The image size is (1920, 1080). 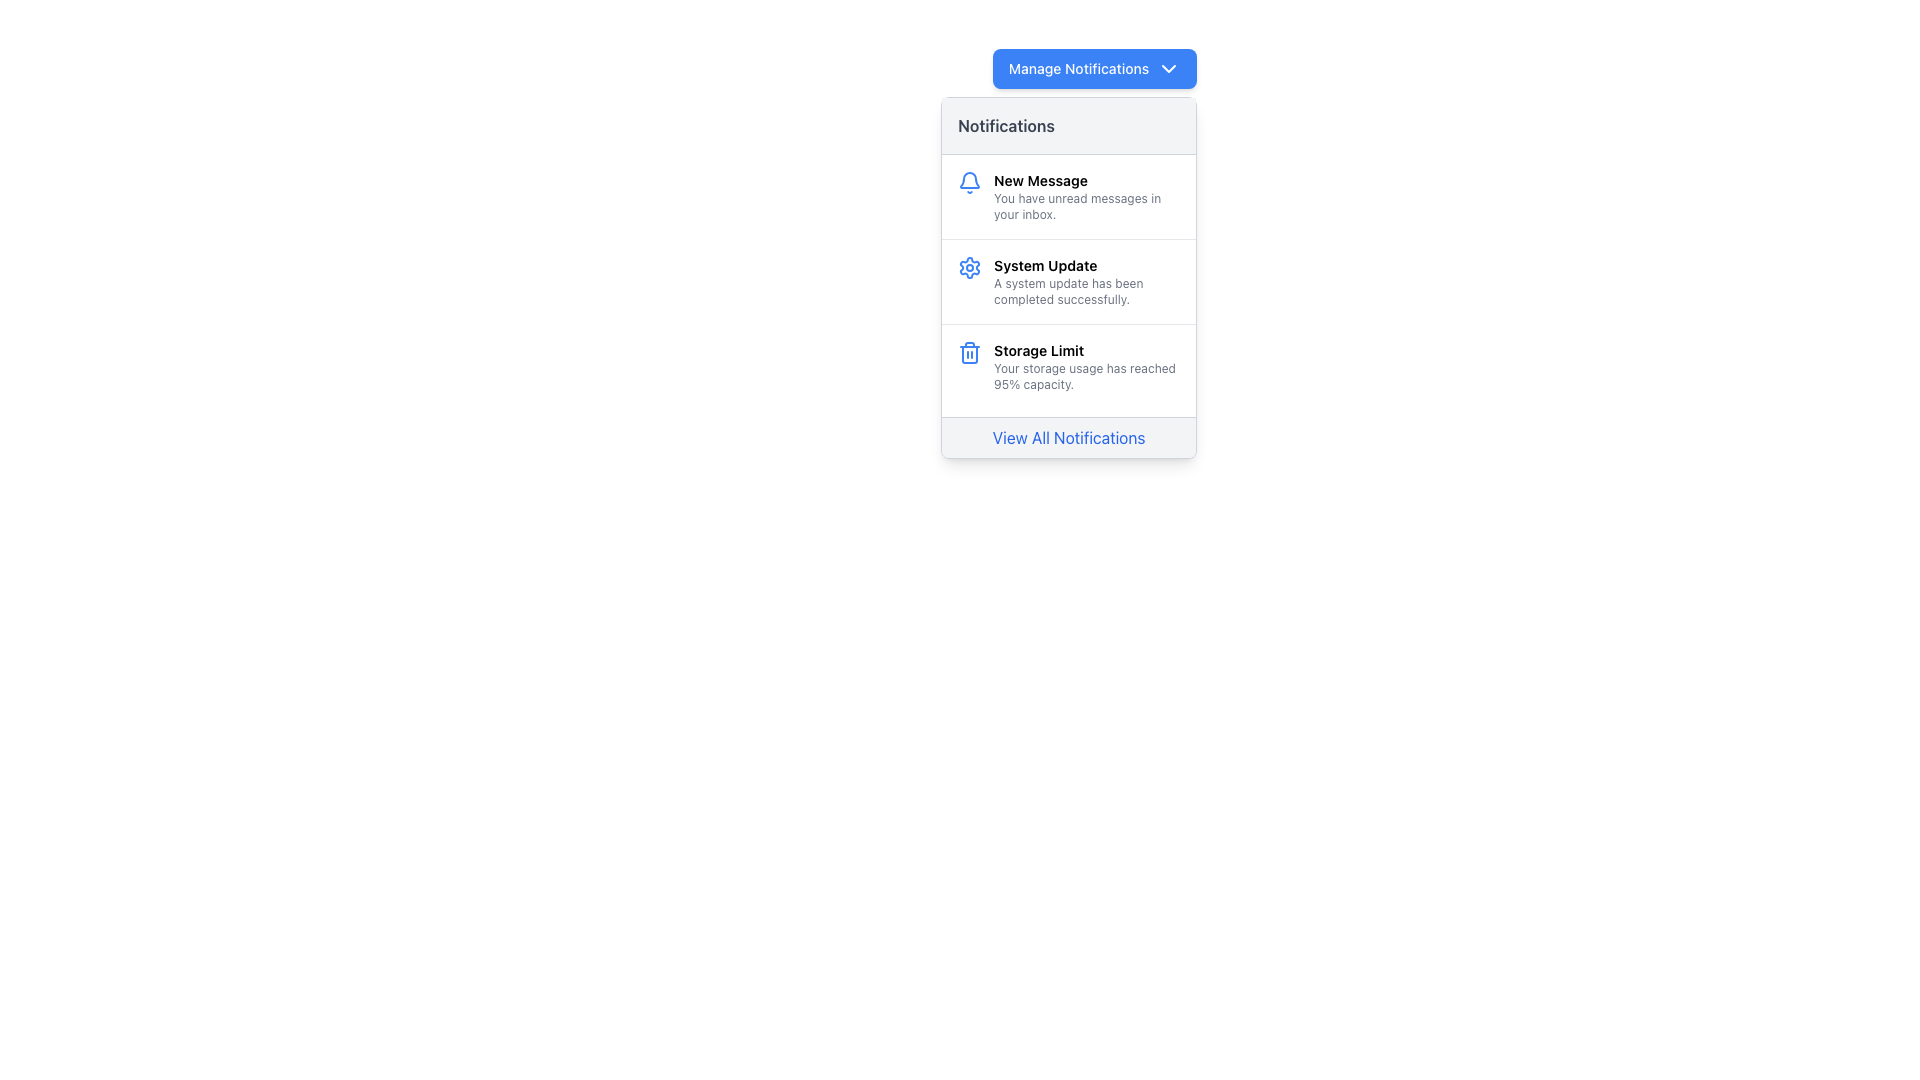 I want to click on the gear-shaped icon associated with settings in the notification panel, so click(x=969, y=266).